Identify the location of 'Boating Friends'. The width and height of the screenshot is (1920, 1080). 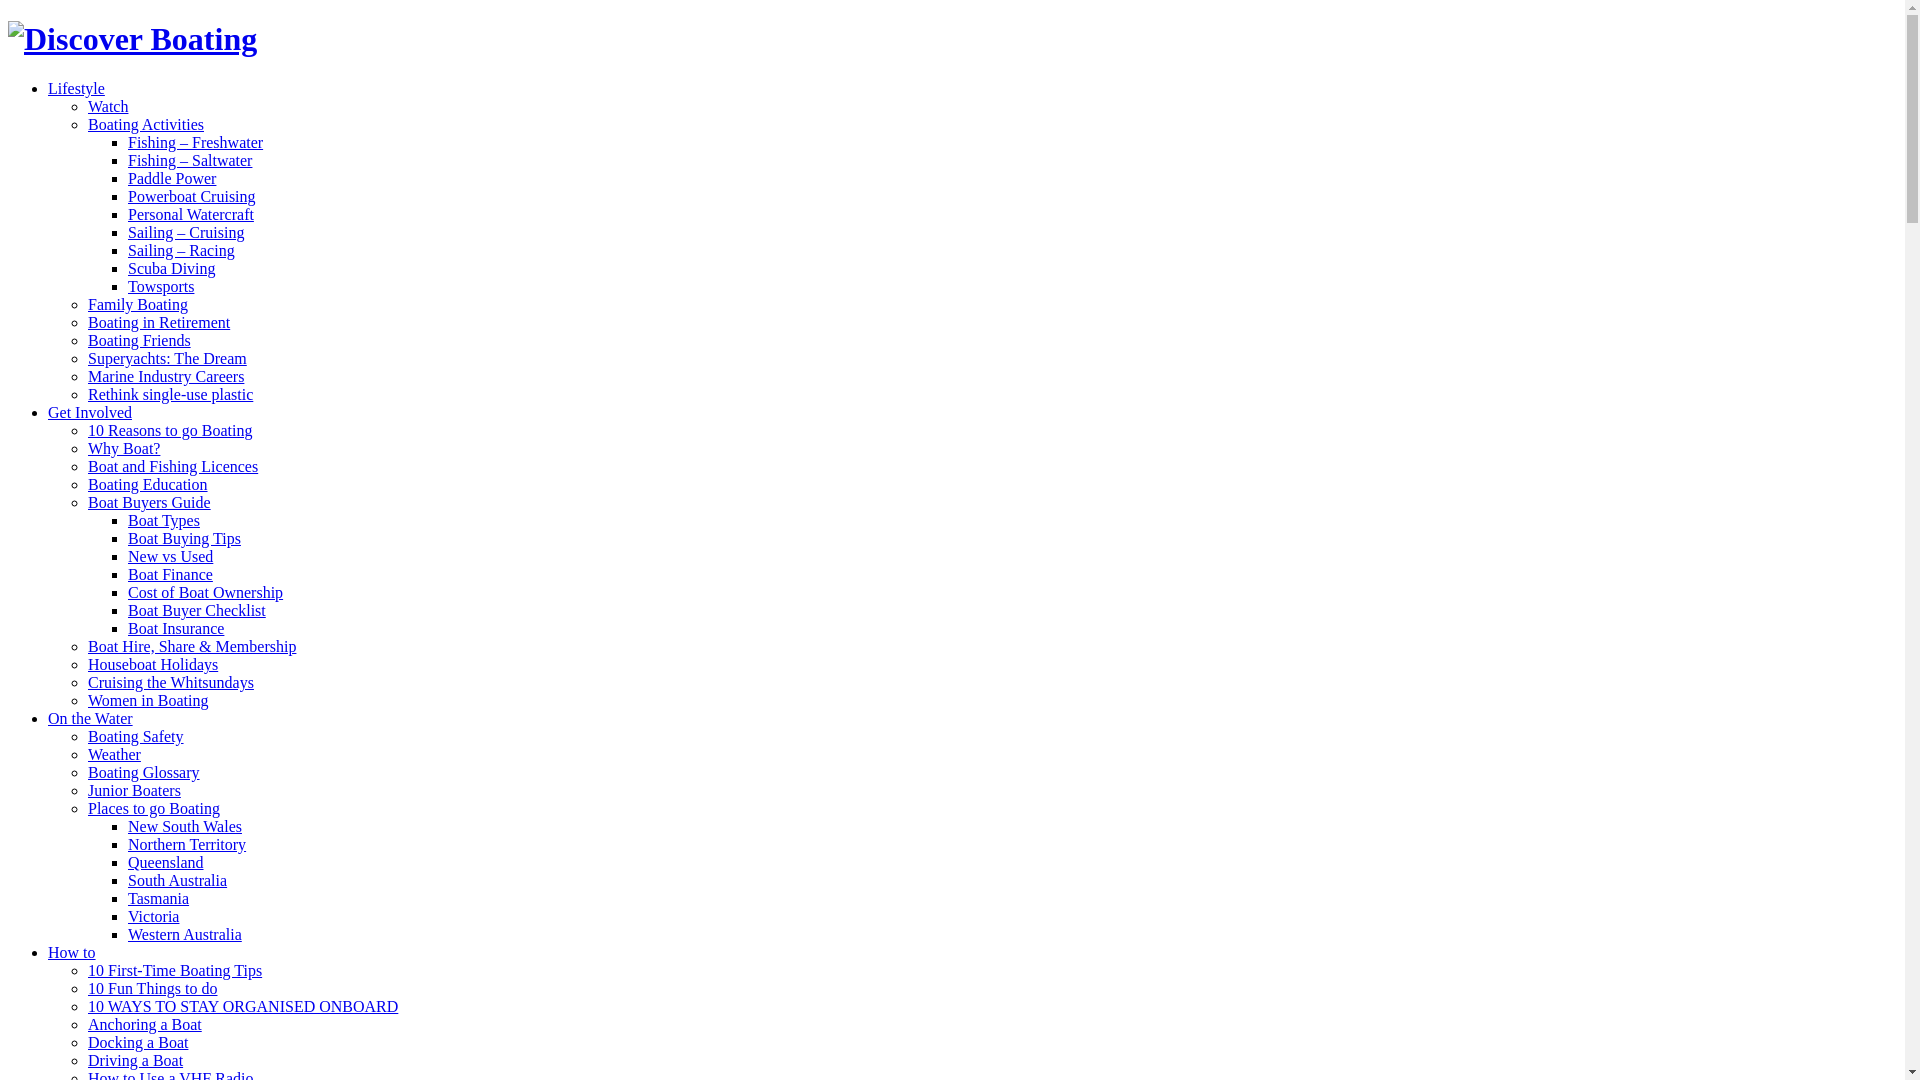
(138, 339).